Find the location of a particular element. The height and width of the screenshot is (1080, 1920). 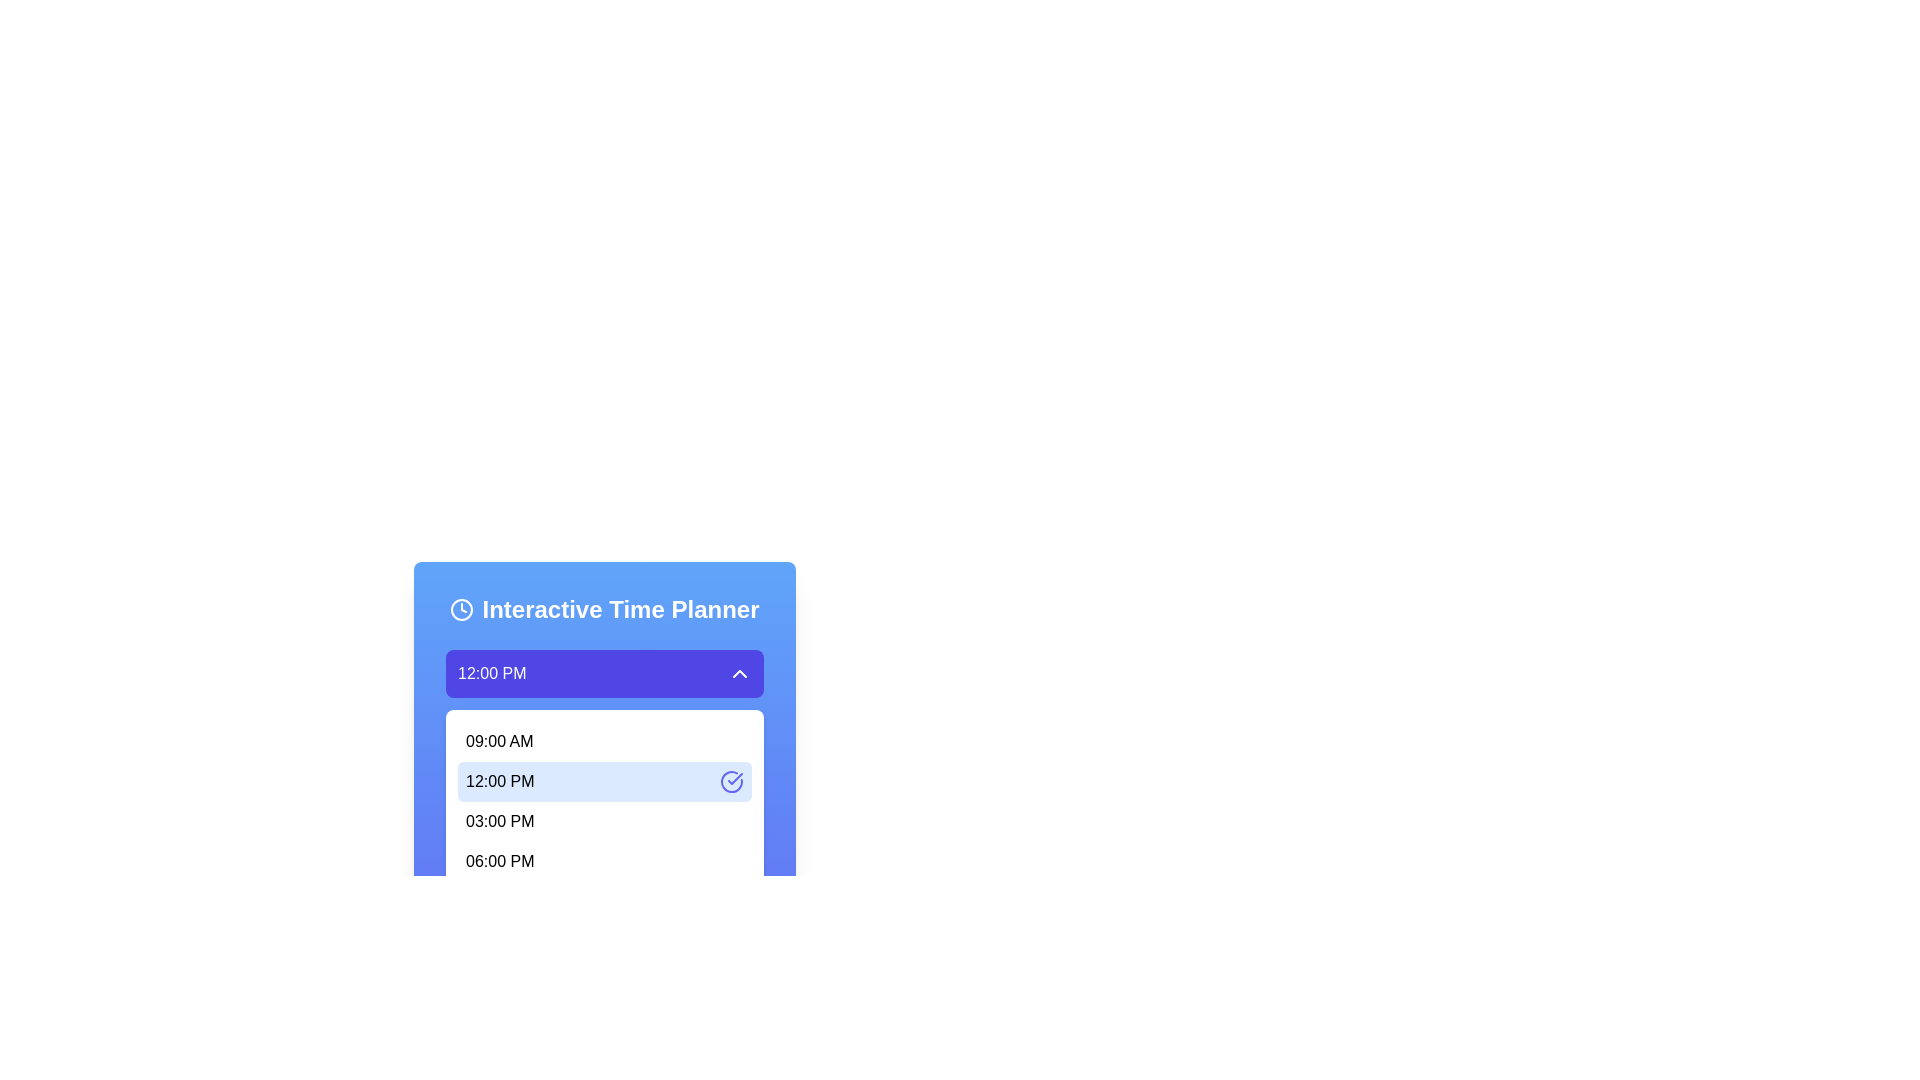

the static text element displaying '03:00 PM', which is the third time slot in a dropdown menu of a time planner interface, positioned between '12:00 PM' and '06:00 PM' is located at coordinates (500, 821).